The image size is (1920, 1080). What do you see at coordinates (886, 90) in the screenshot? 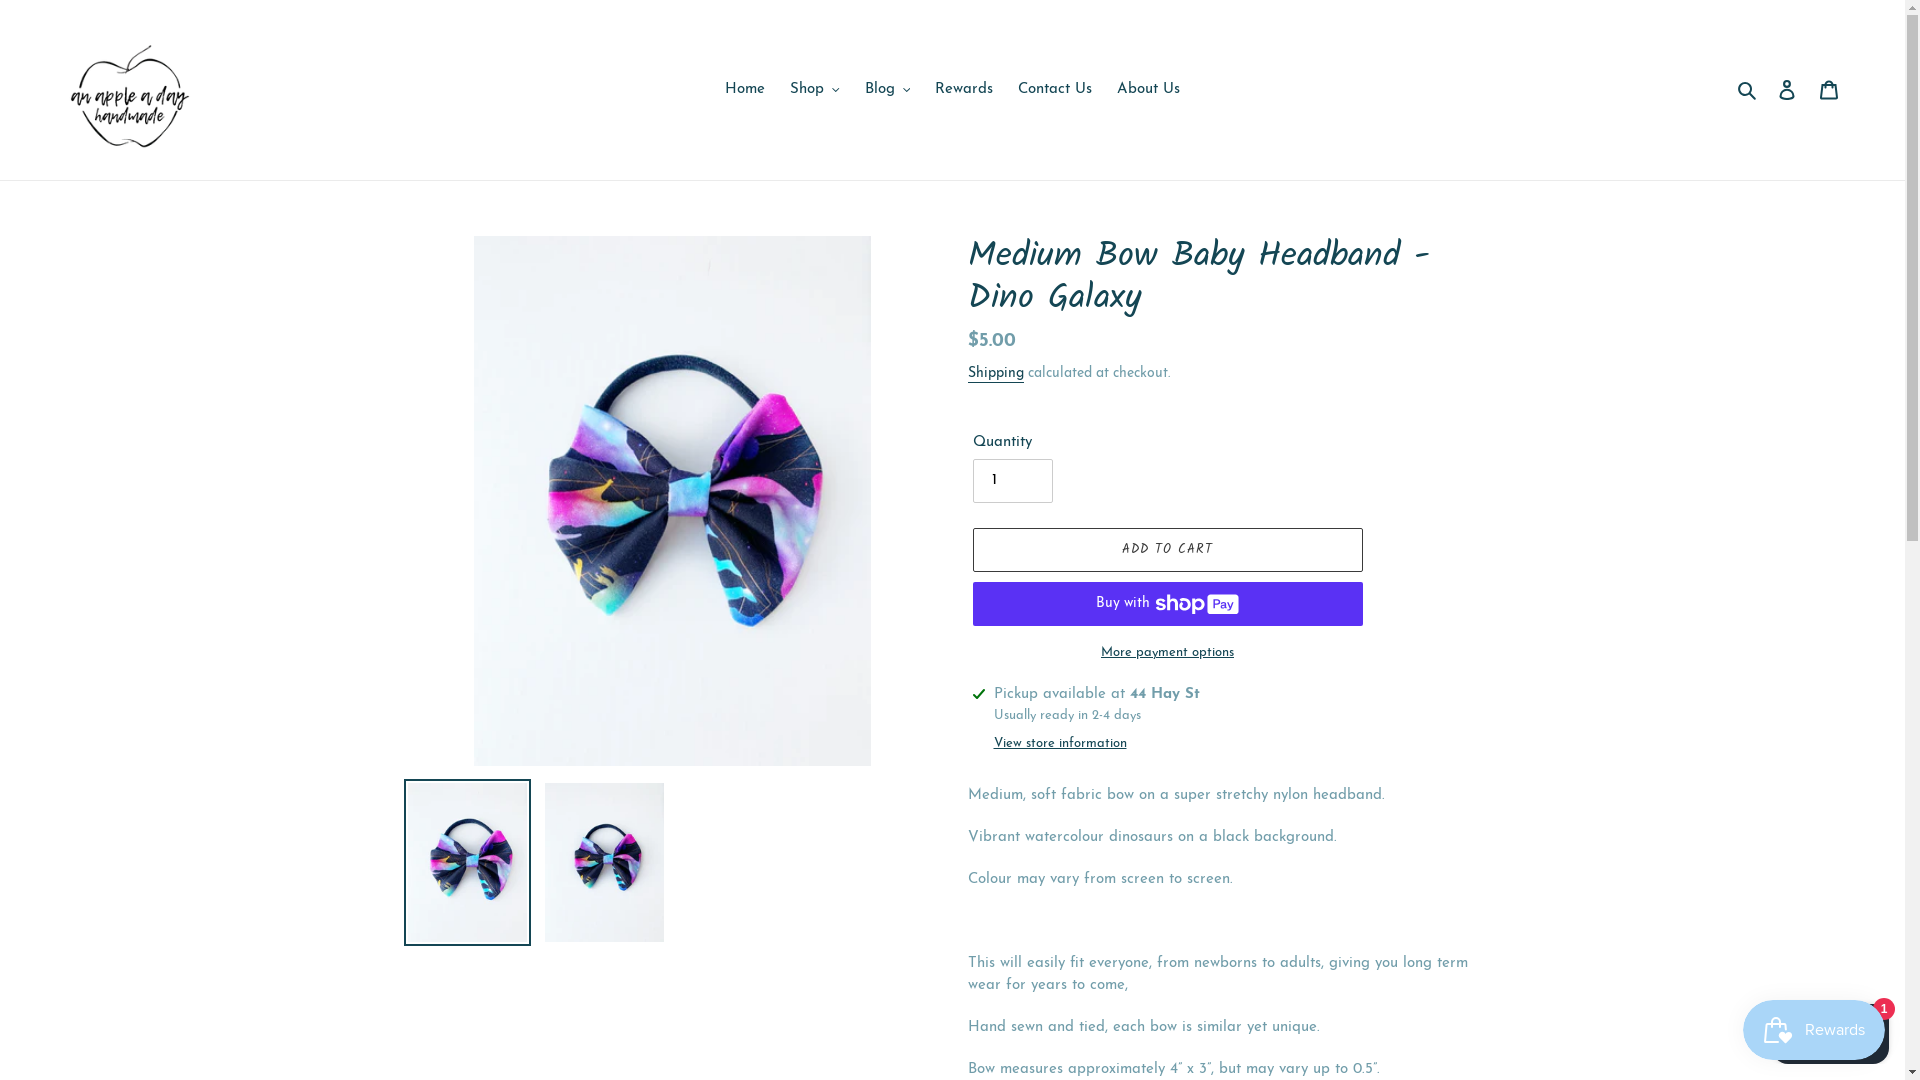
I see `'Blog'` at bounding box center [886, 90].